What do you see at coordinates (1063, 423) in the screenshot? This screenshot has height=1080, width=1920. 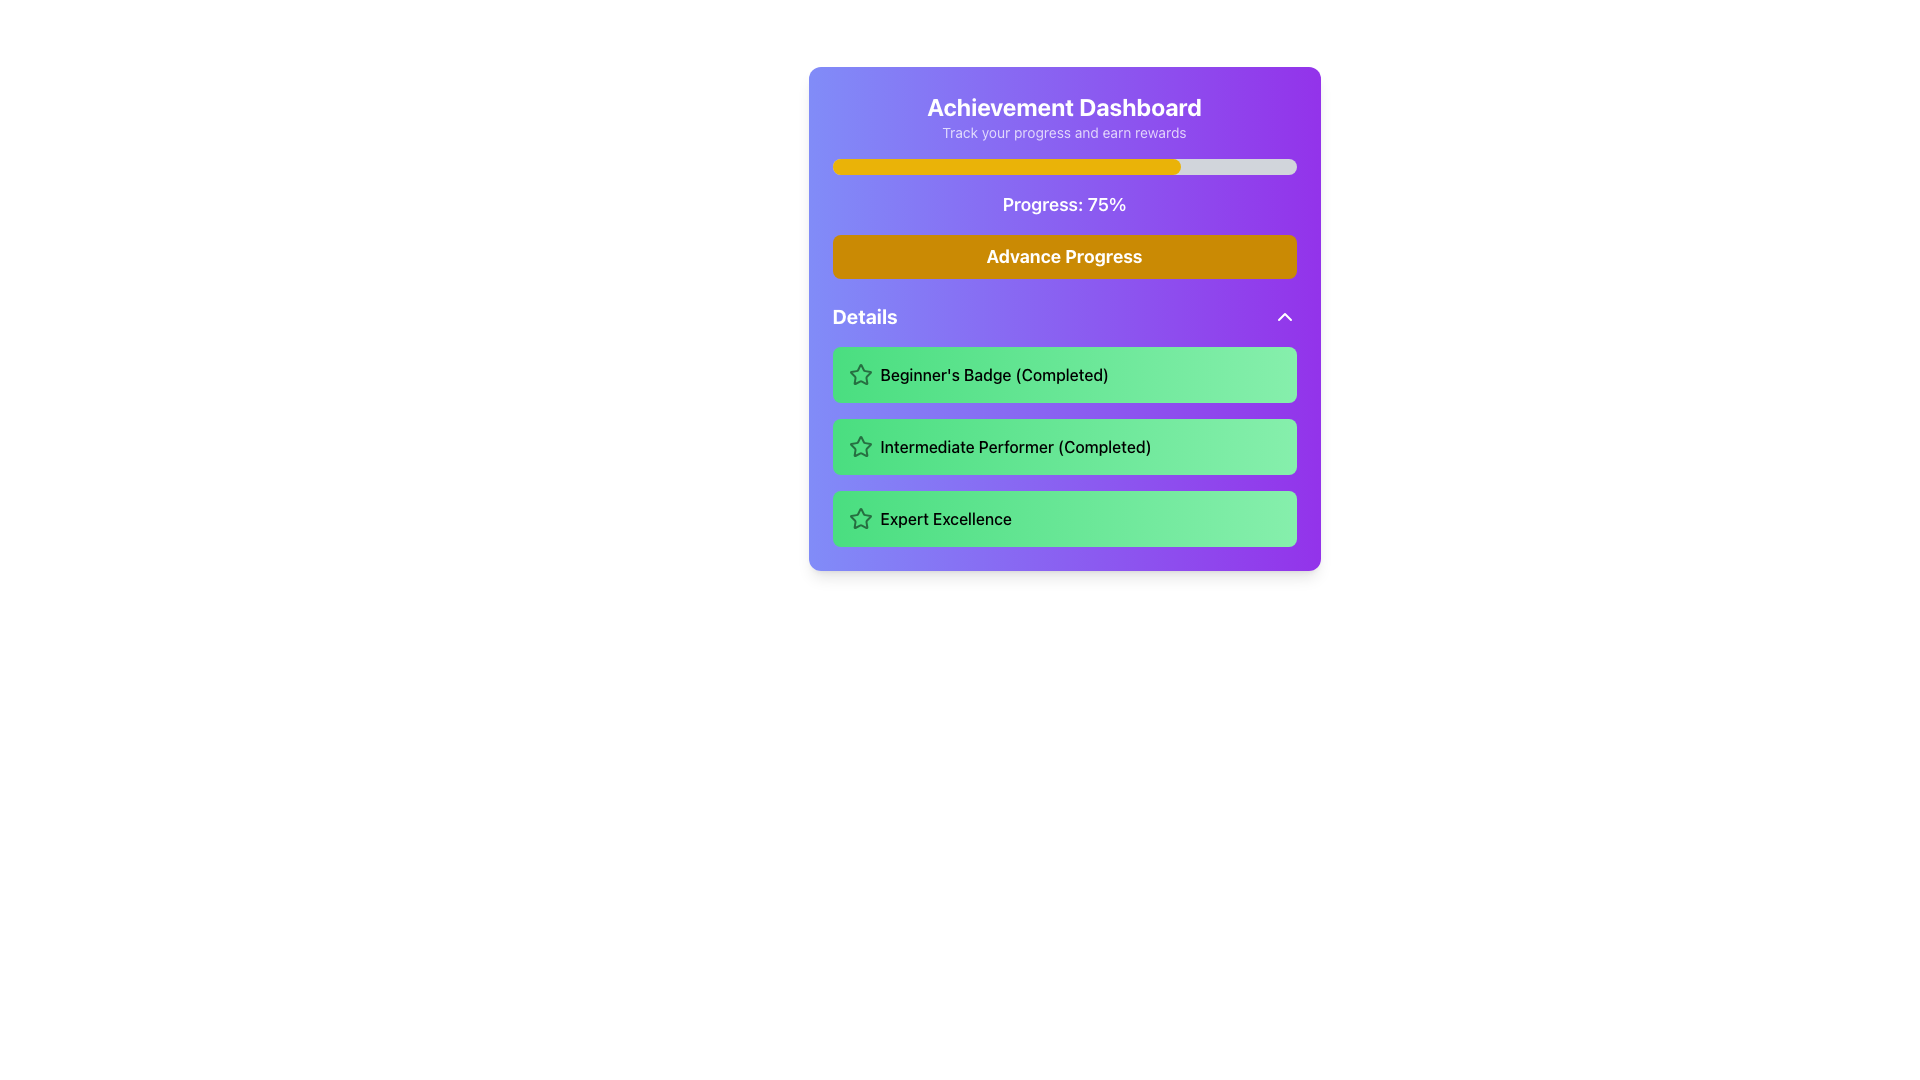 I see `the 'Intermediate Performer (Completed)' badge in the Achievement Dashboard, which is the second item in the vertically stacked list of achievement badges` at bounding box center [1063, 423].